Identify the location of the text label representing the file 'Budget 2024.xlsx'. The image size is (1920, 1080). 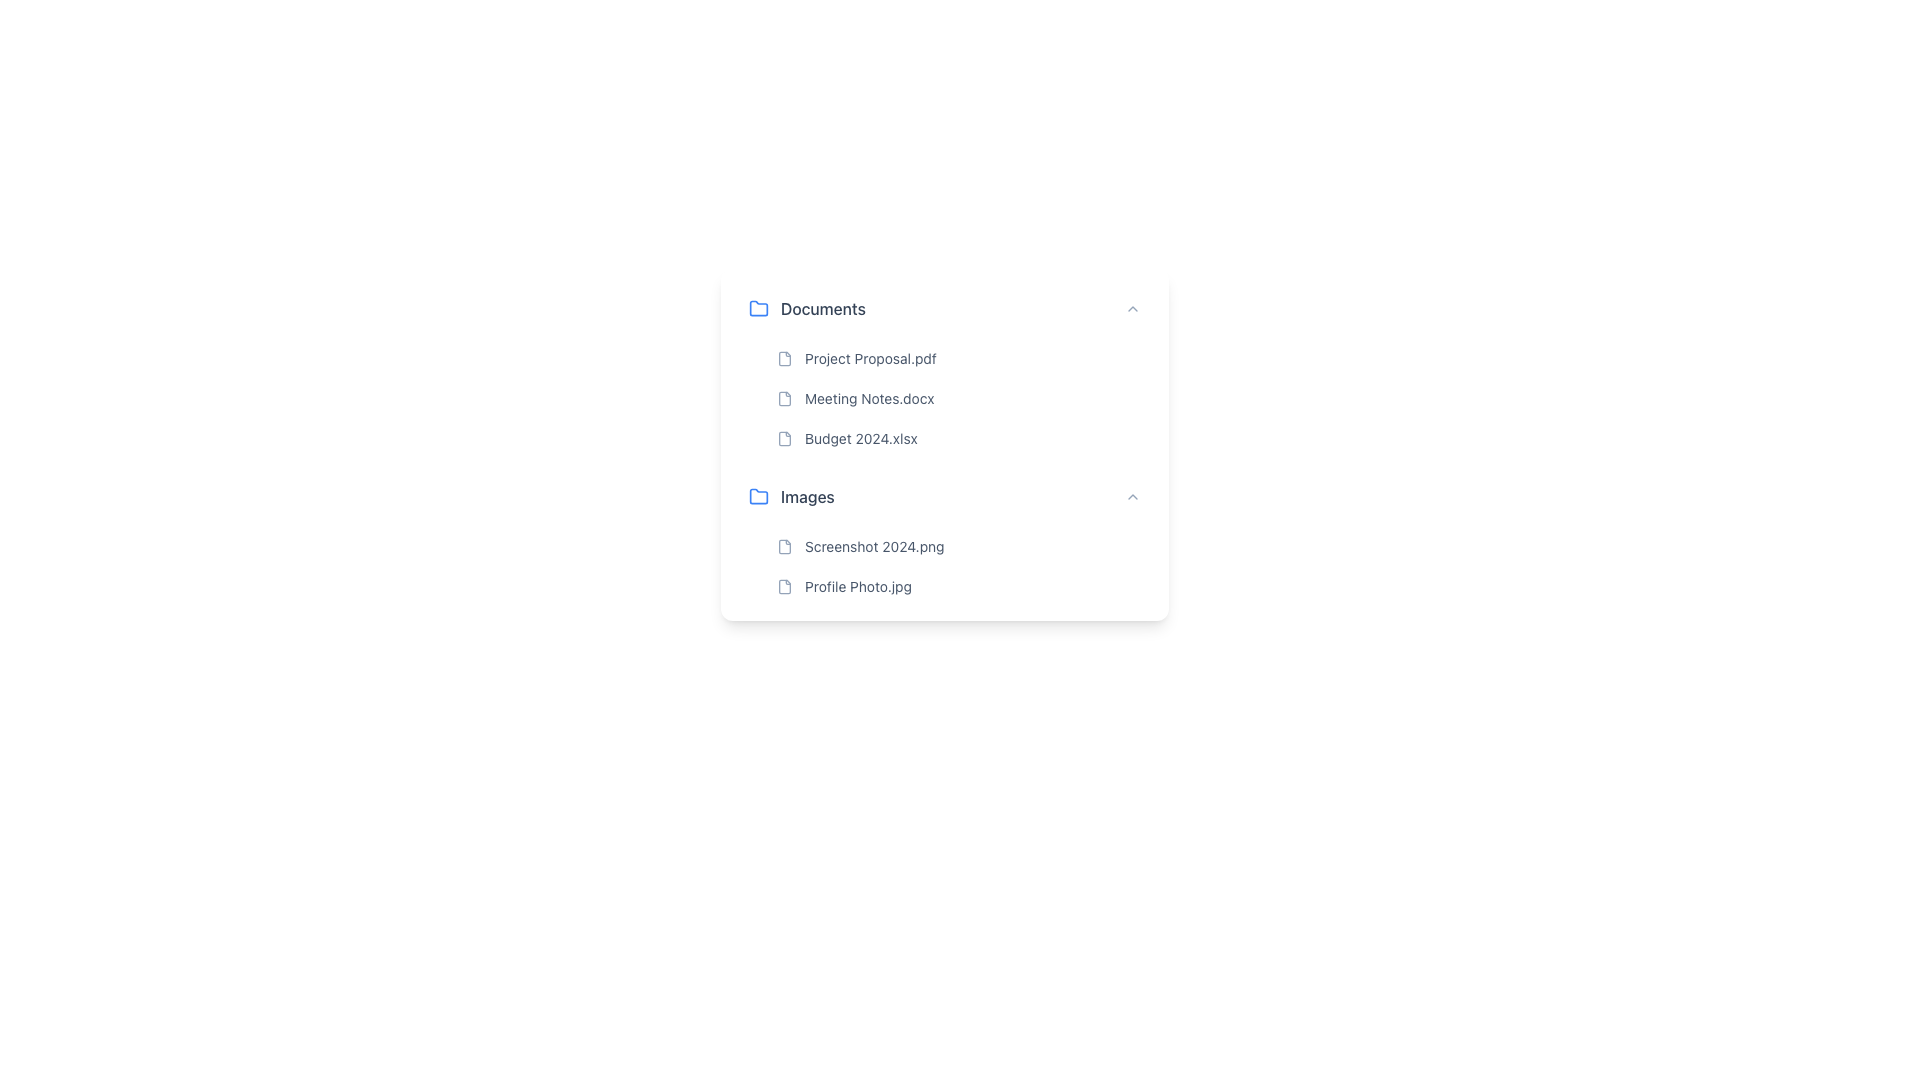
(860, 438).